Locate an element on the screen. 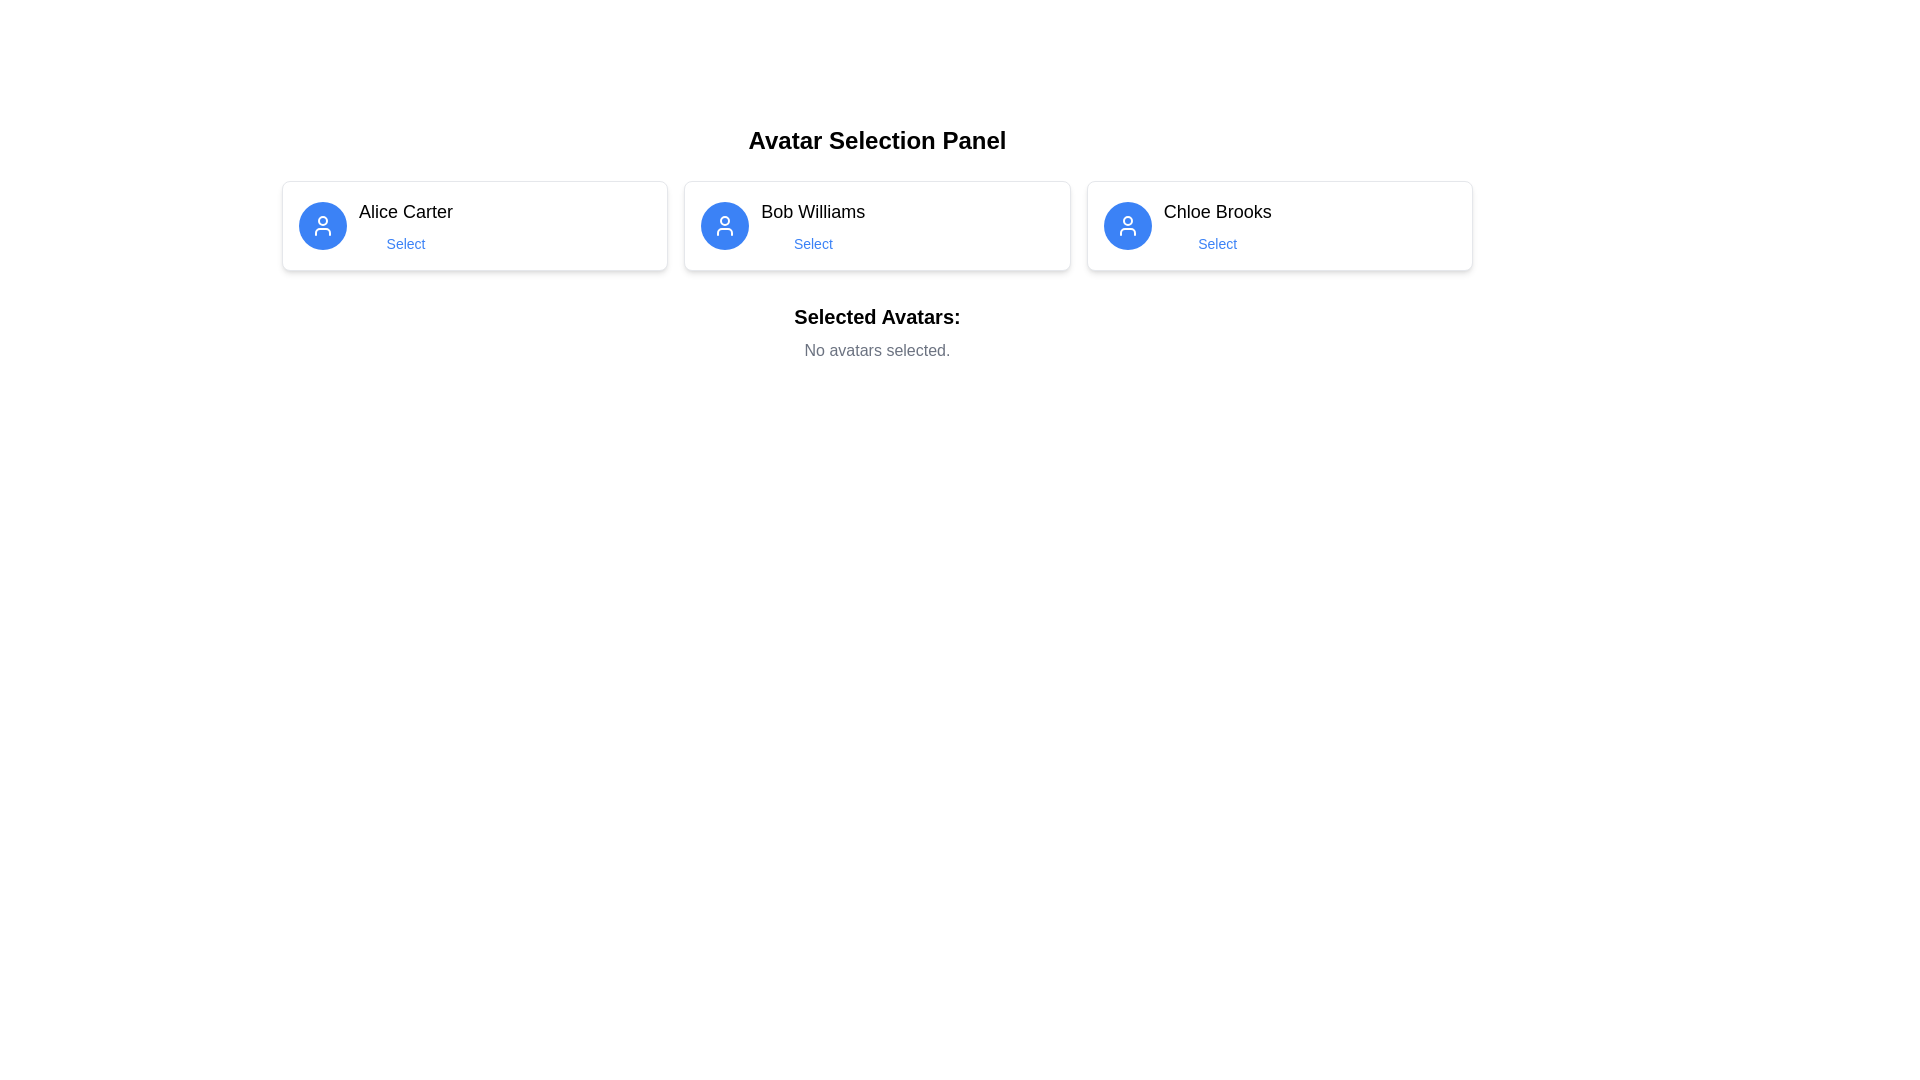 This screenshot has height=1080, width=1920. the 'Select' button with blue text below 'Alice Carter' to observe the color change on hover is located at coordinates (405, 242).